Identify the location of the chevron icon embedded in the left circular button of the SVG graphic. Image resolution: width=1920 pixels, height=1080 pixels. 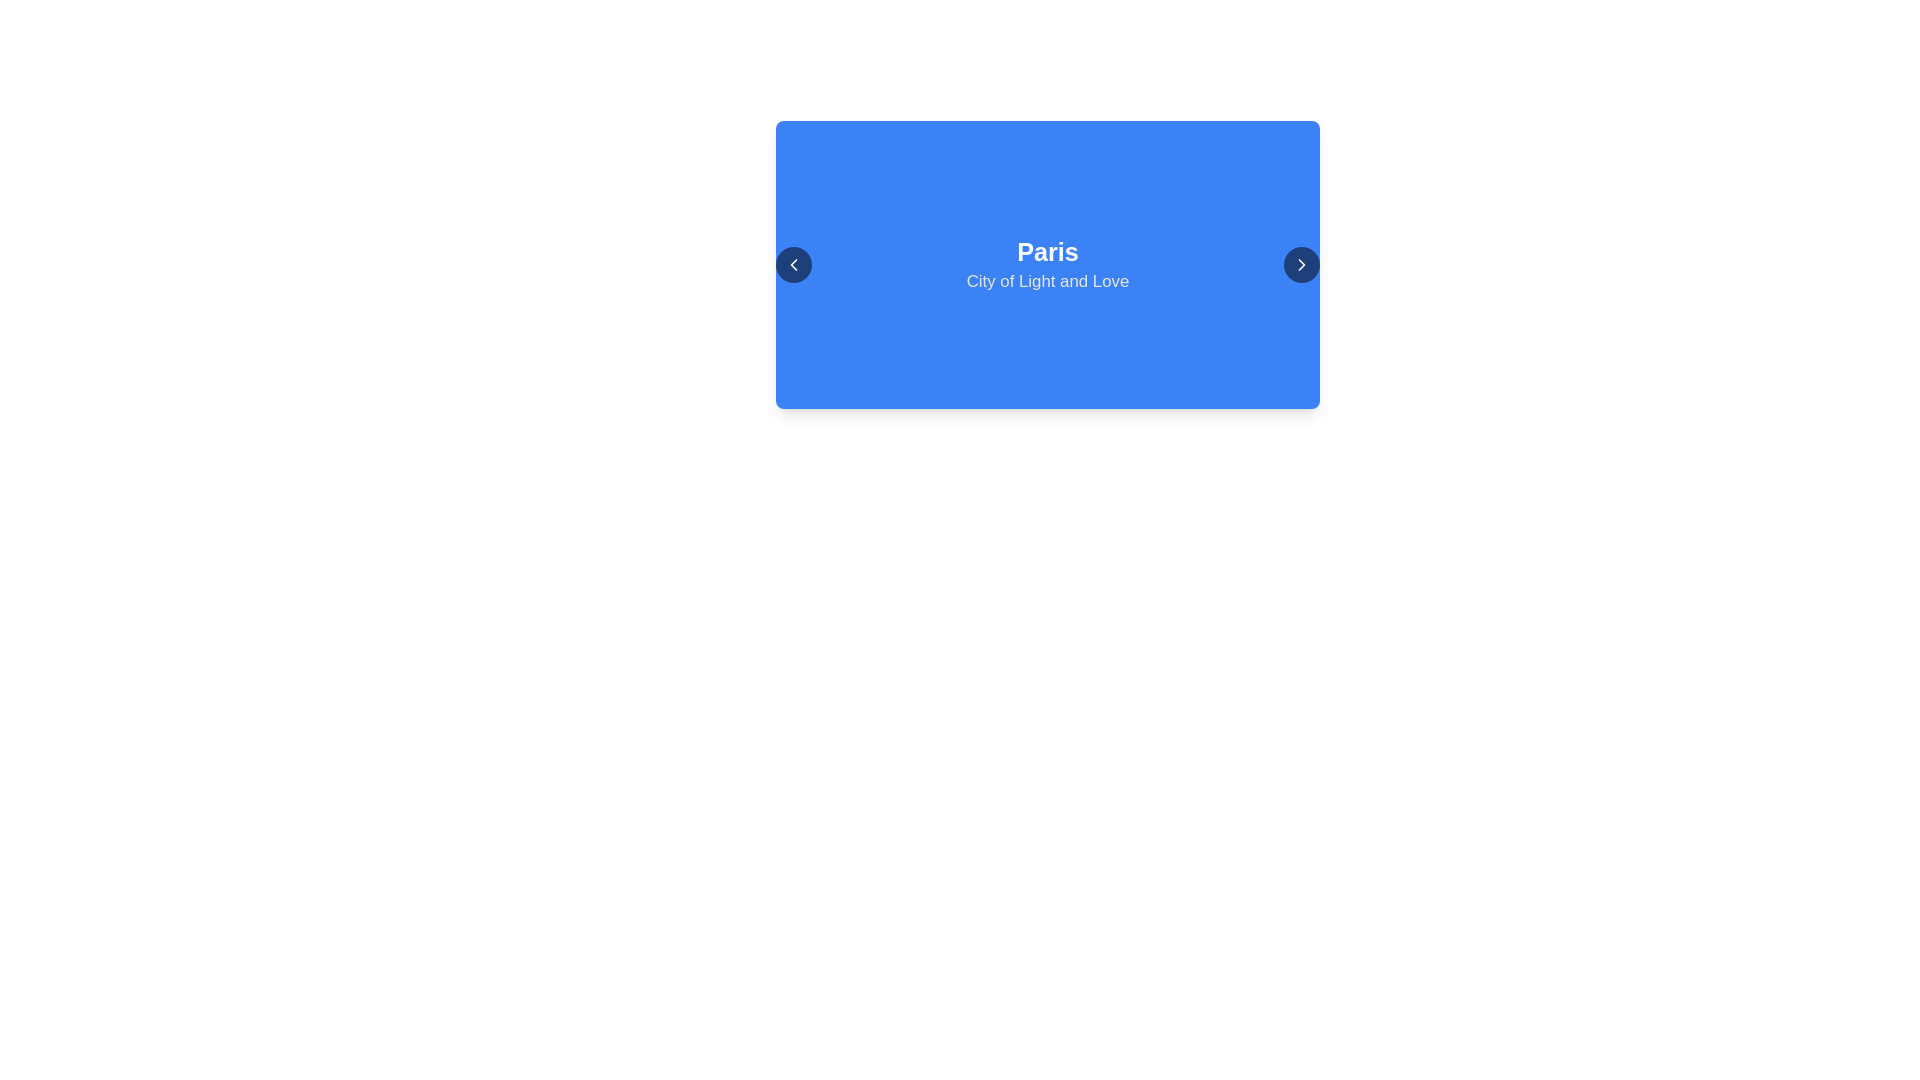
(792, 264).